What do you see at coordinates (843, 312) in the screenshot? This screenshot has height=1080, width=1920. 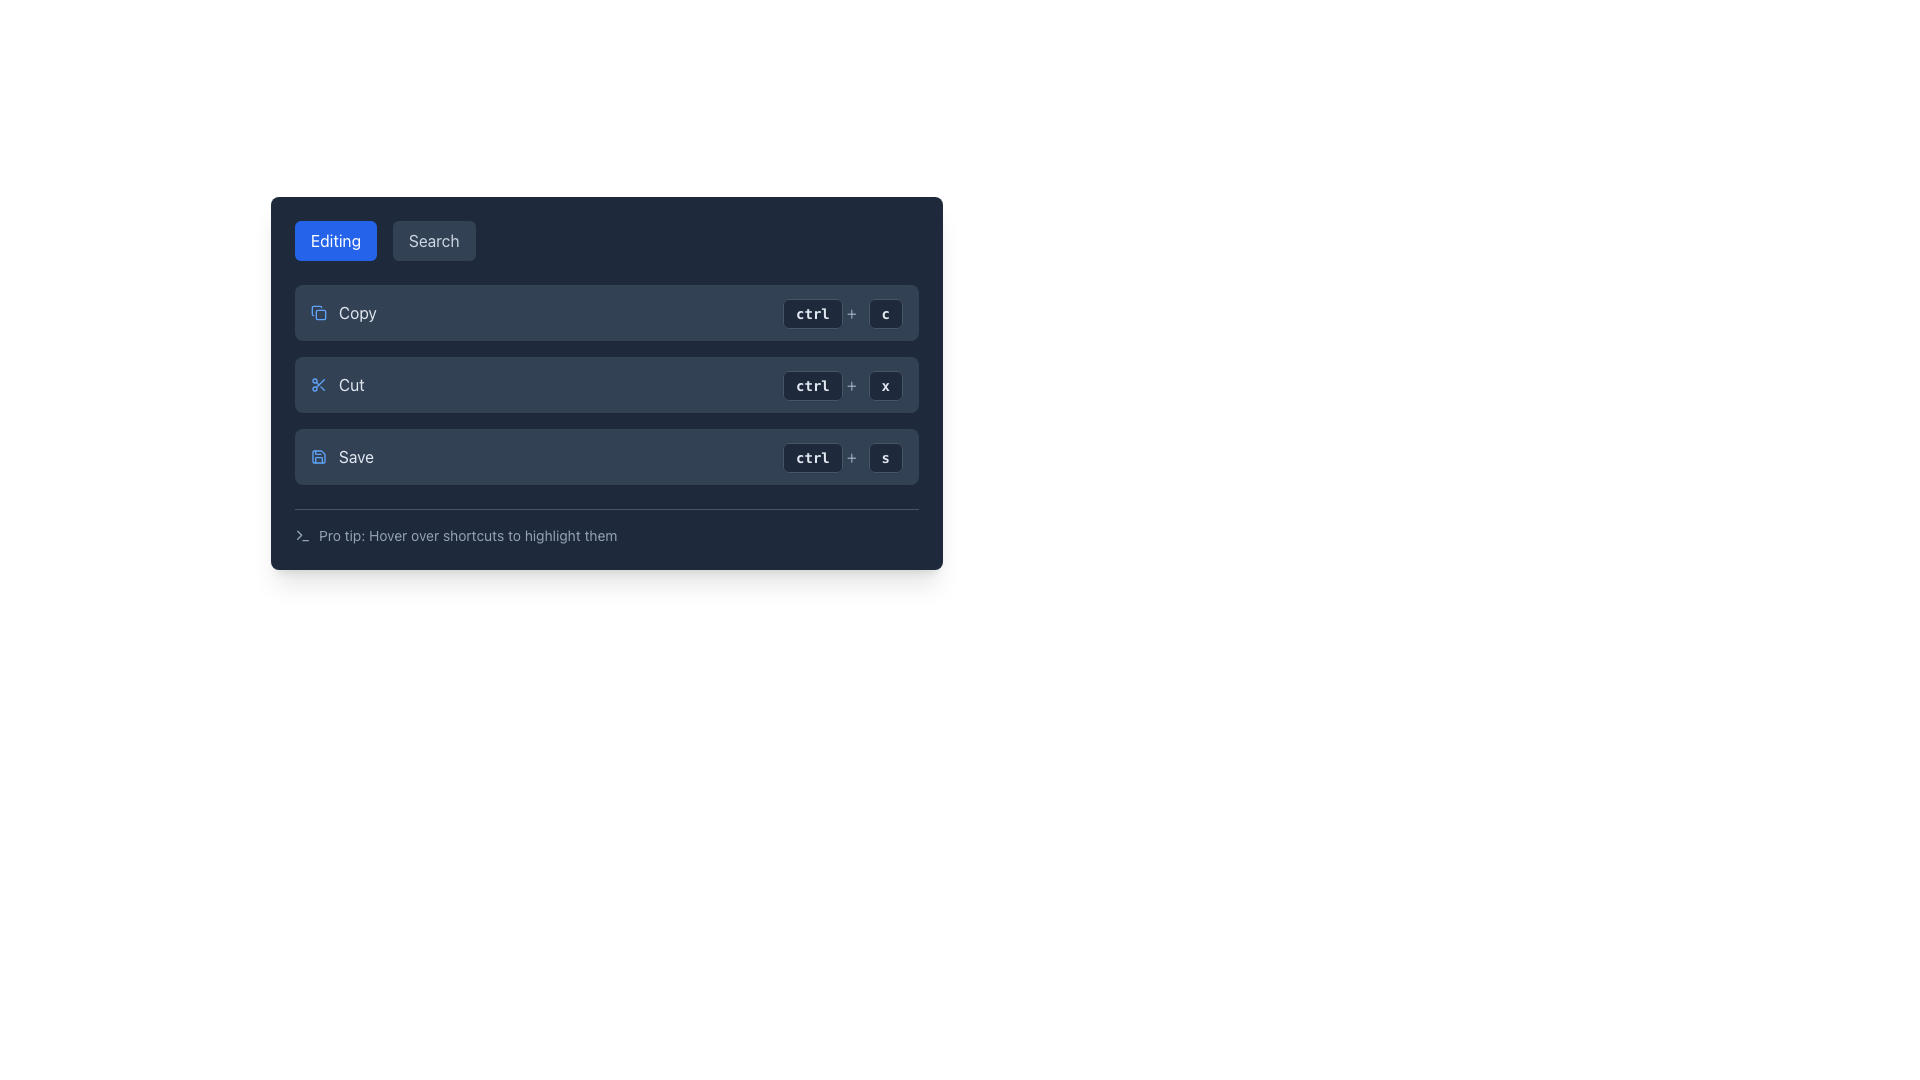 I see `the keyboard shortcut indicator for 'Copy', which displays 'ctrl + c' and is located in the right section of the row labeled 'Copy'` at bounding box center [843, 312].